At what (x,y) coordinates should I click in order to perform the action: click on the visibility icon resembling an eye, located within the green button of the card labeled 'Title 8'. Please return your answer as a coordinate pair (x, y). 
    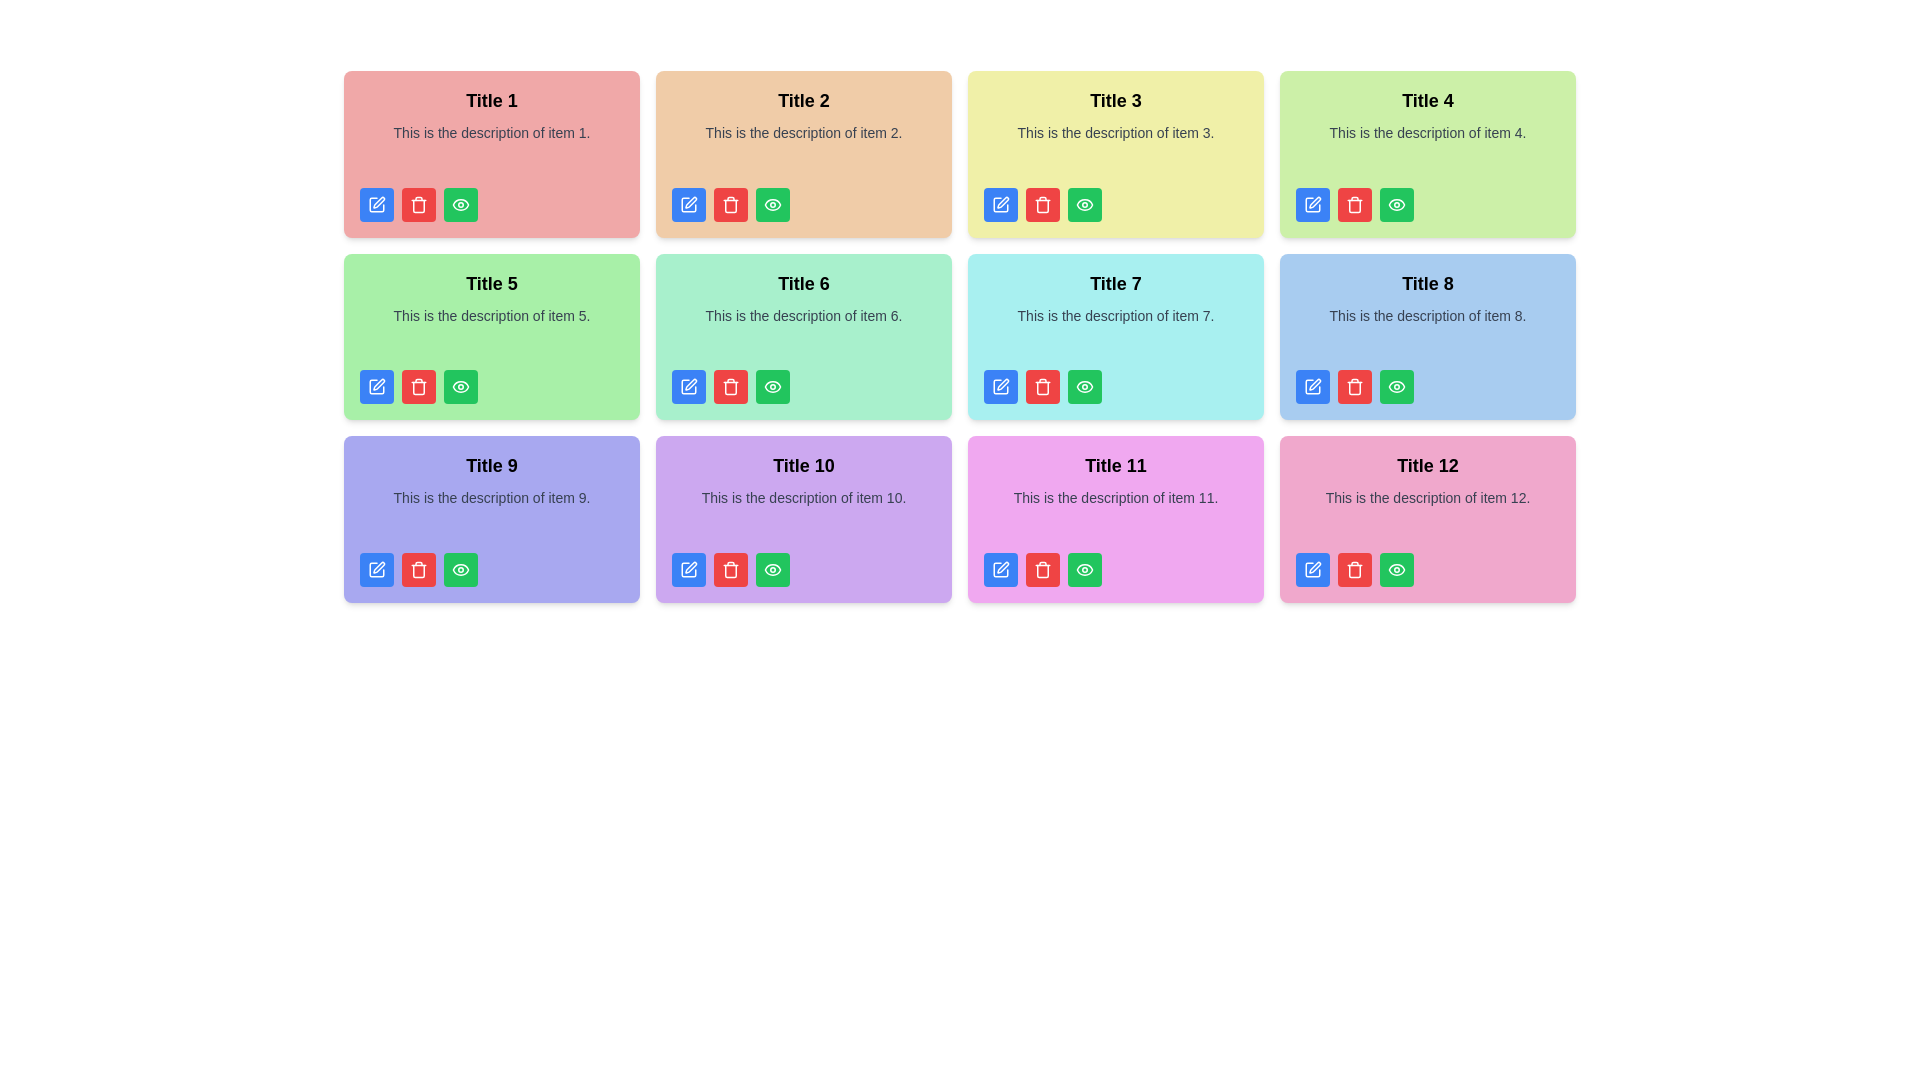
    Looking at the image, I should click on (1395, 386).